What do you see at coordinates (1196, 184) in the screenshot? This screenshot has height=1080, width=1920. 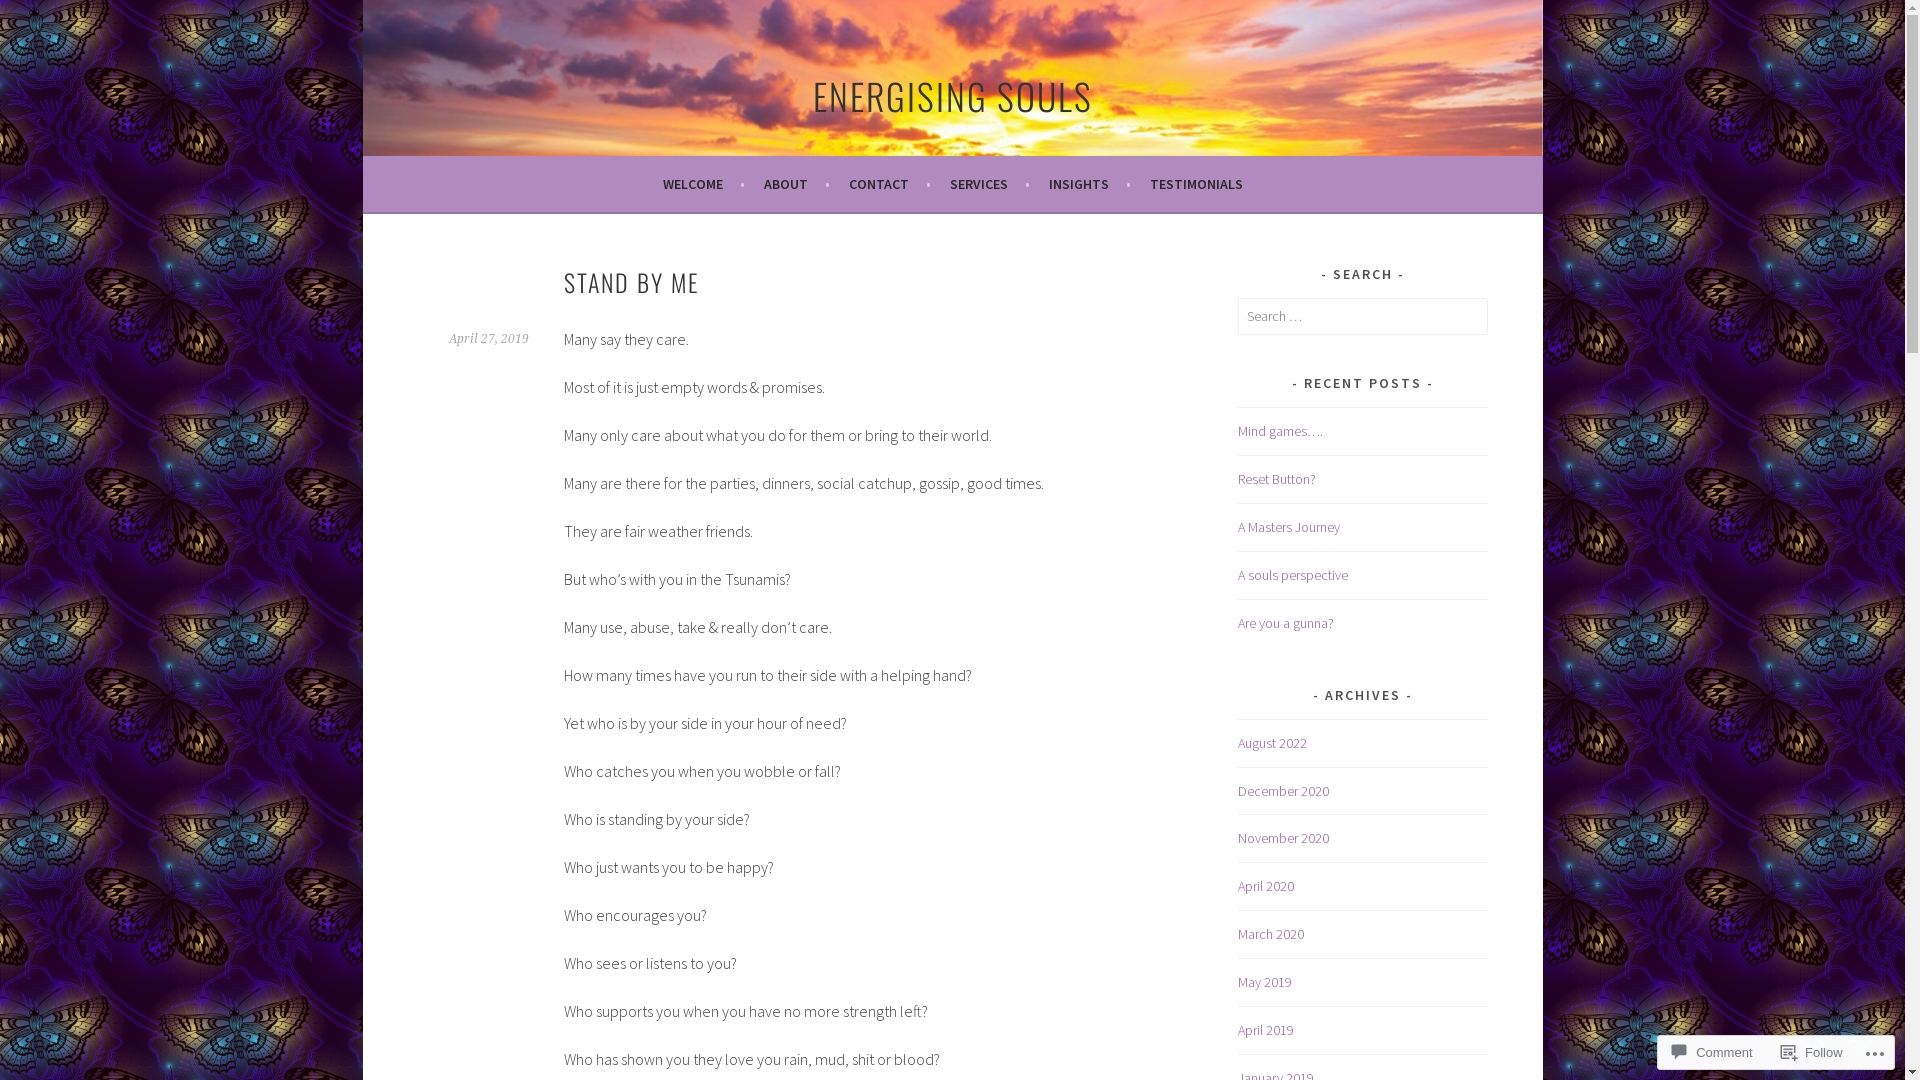 I see `'TESTIMONIALS'` at bounding box center [1196, 184].